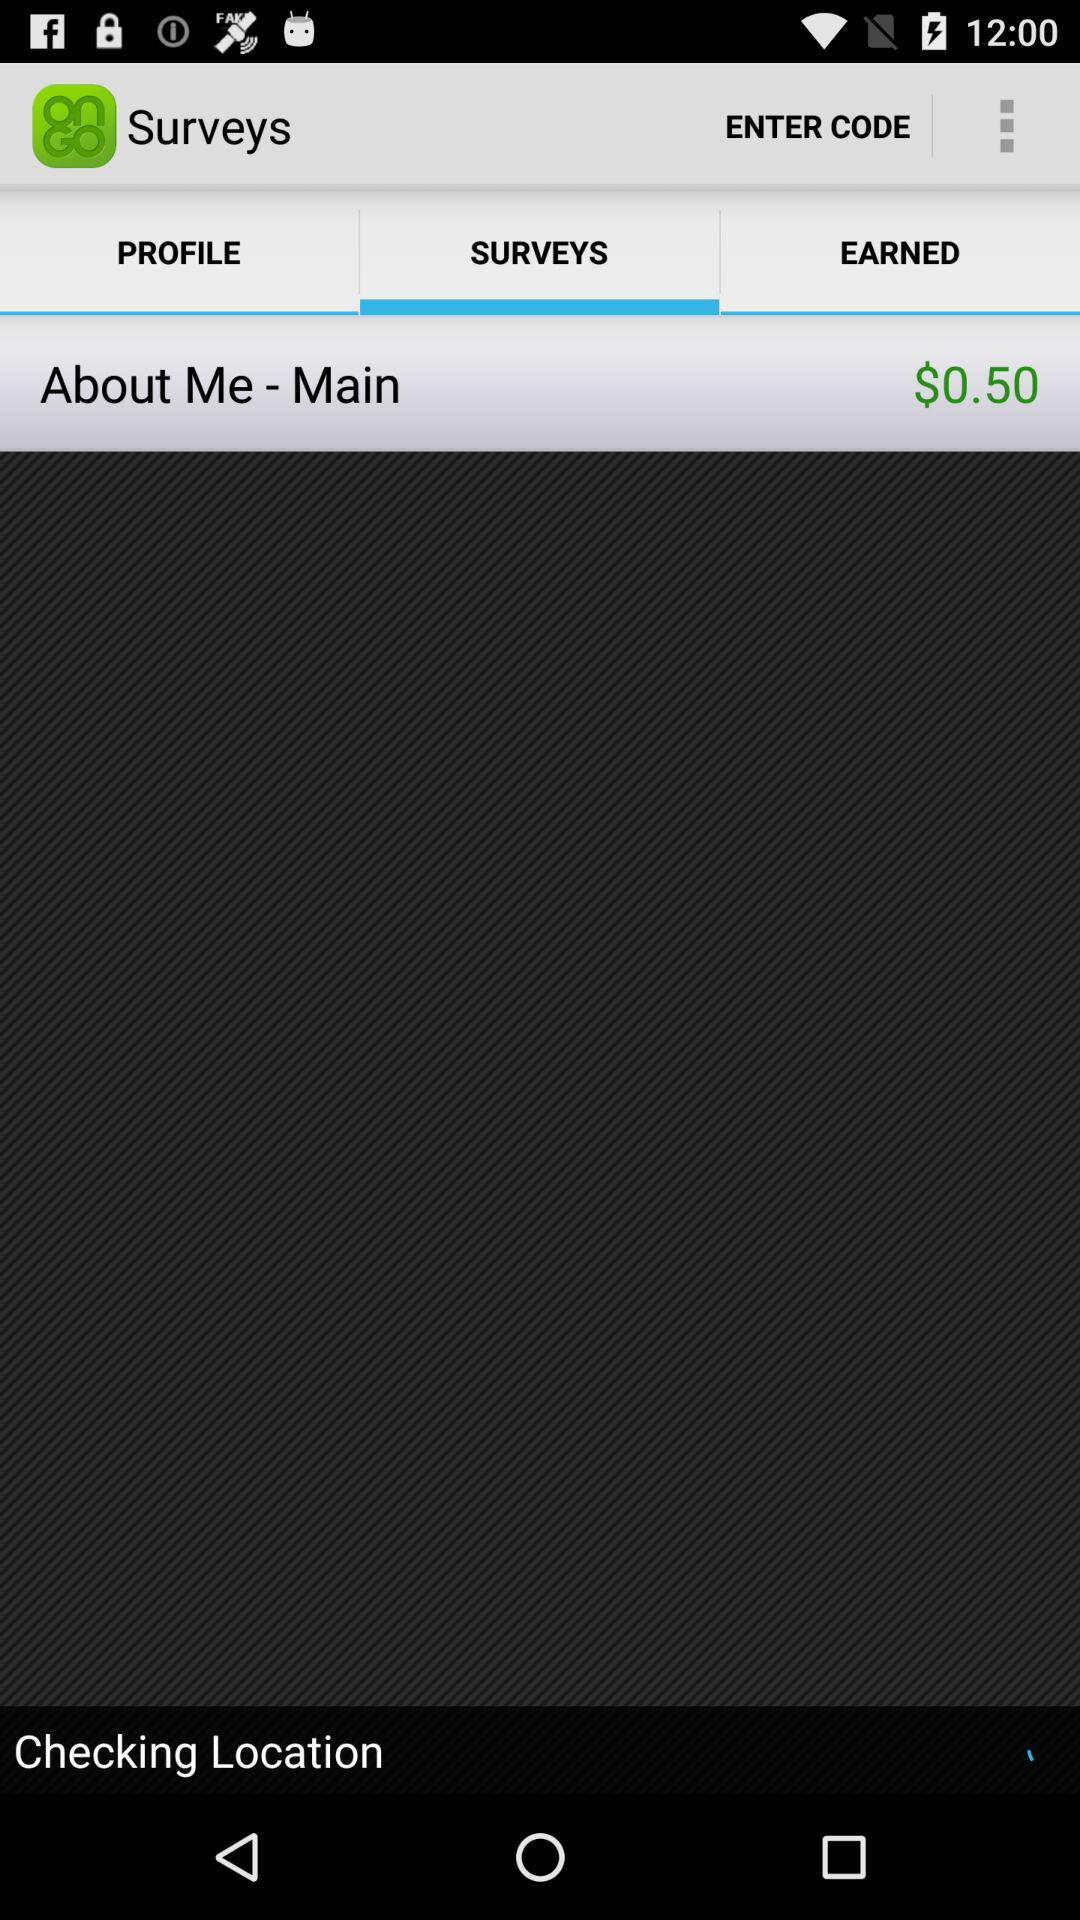  I want to click on enter code icon, so click(817, 124).